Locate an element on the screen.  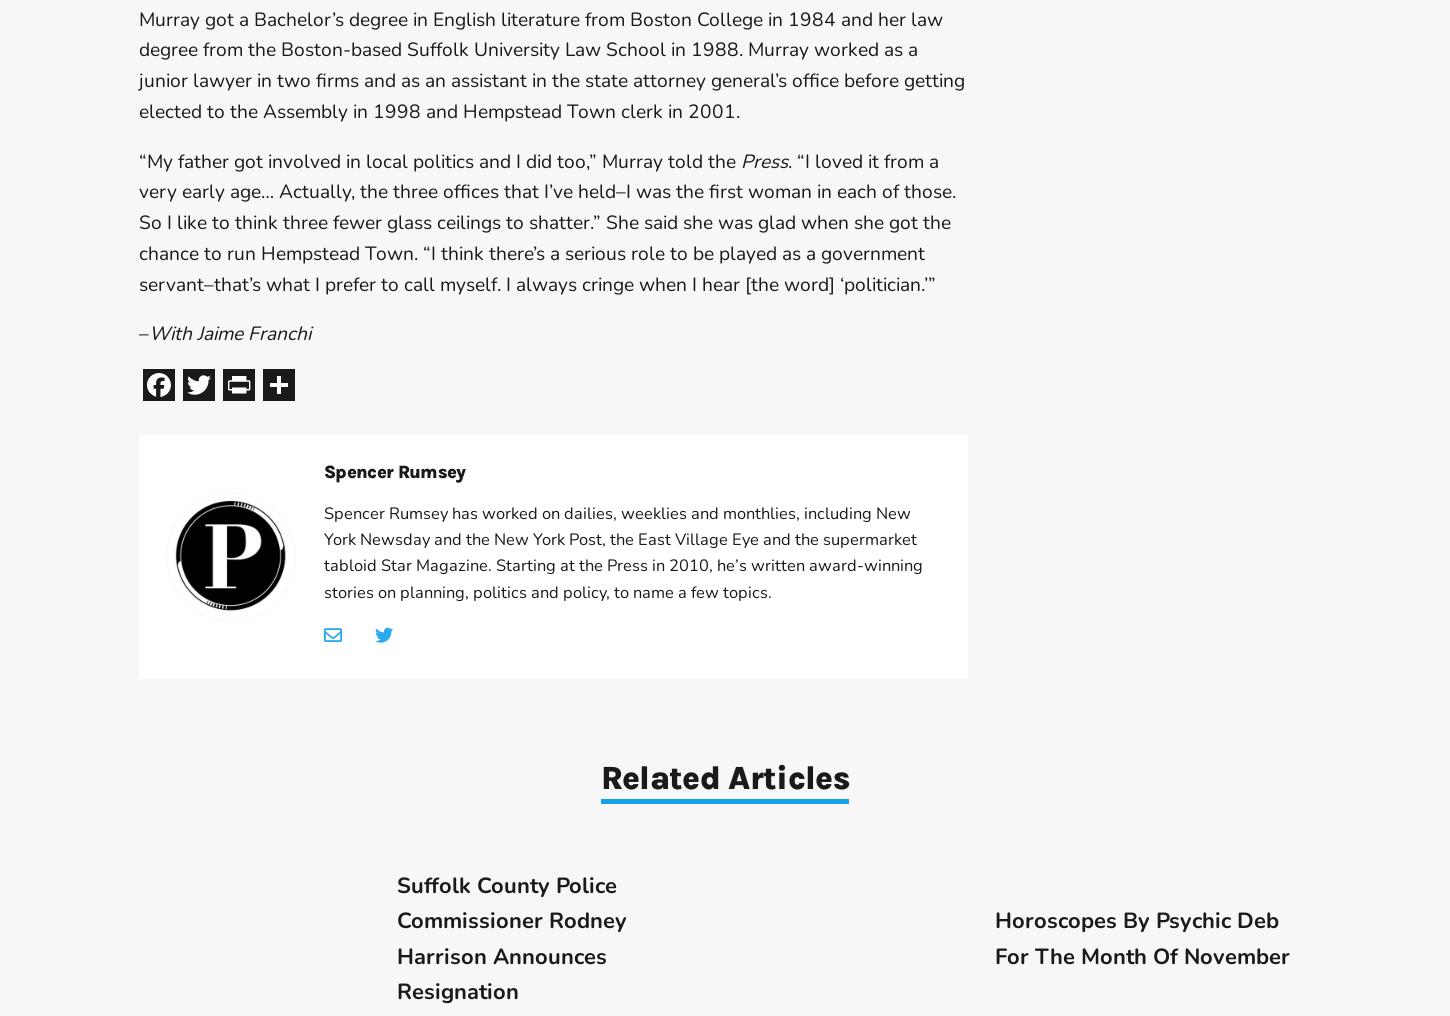
'Spencer Rumsey' is located at coordinates (323, 472).